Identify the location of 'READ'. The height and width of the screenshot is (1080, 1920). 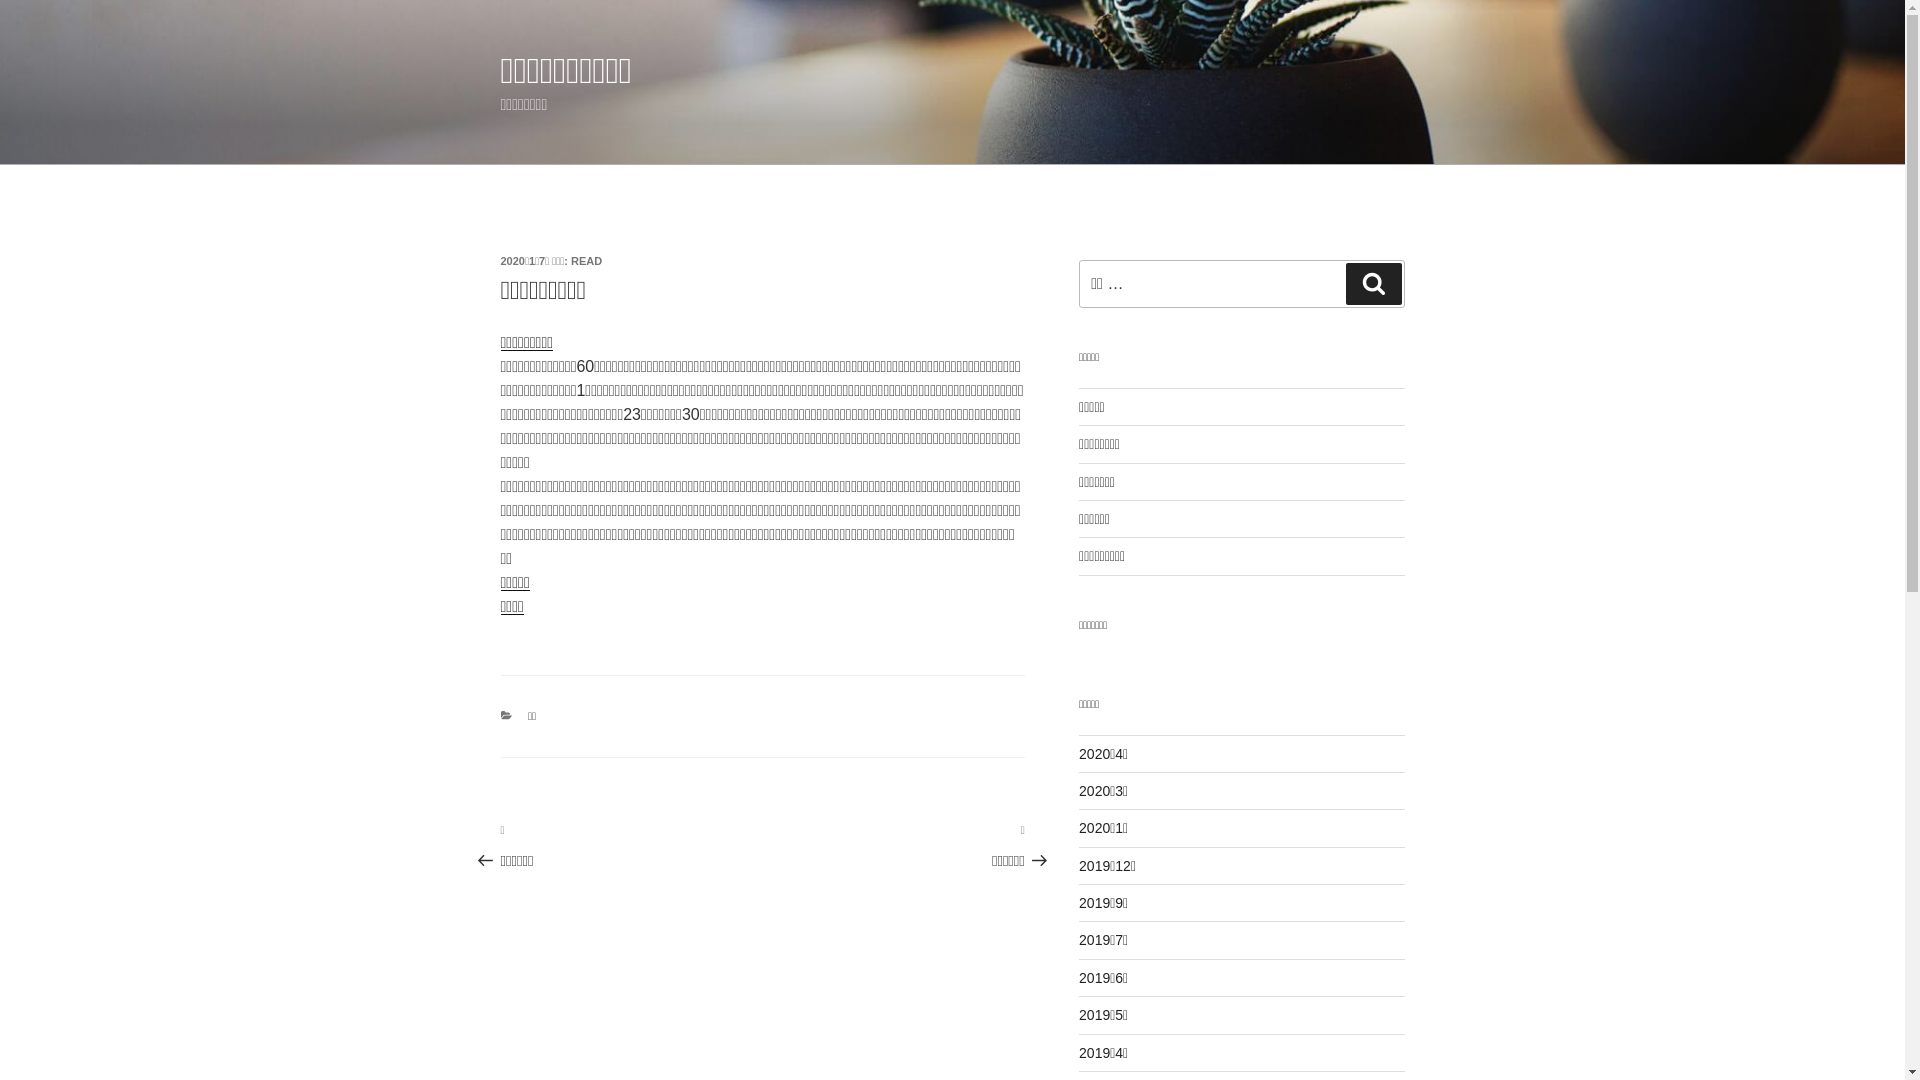
(585, 260).